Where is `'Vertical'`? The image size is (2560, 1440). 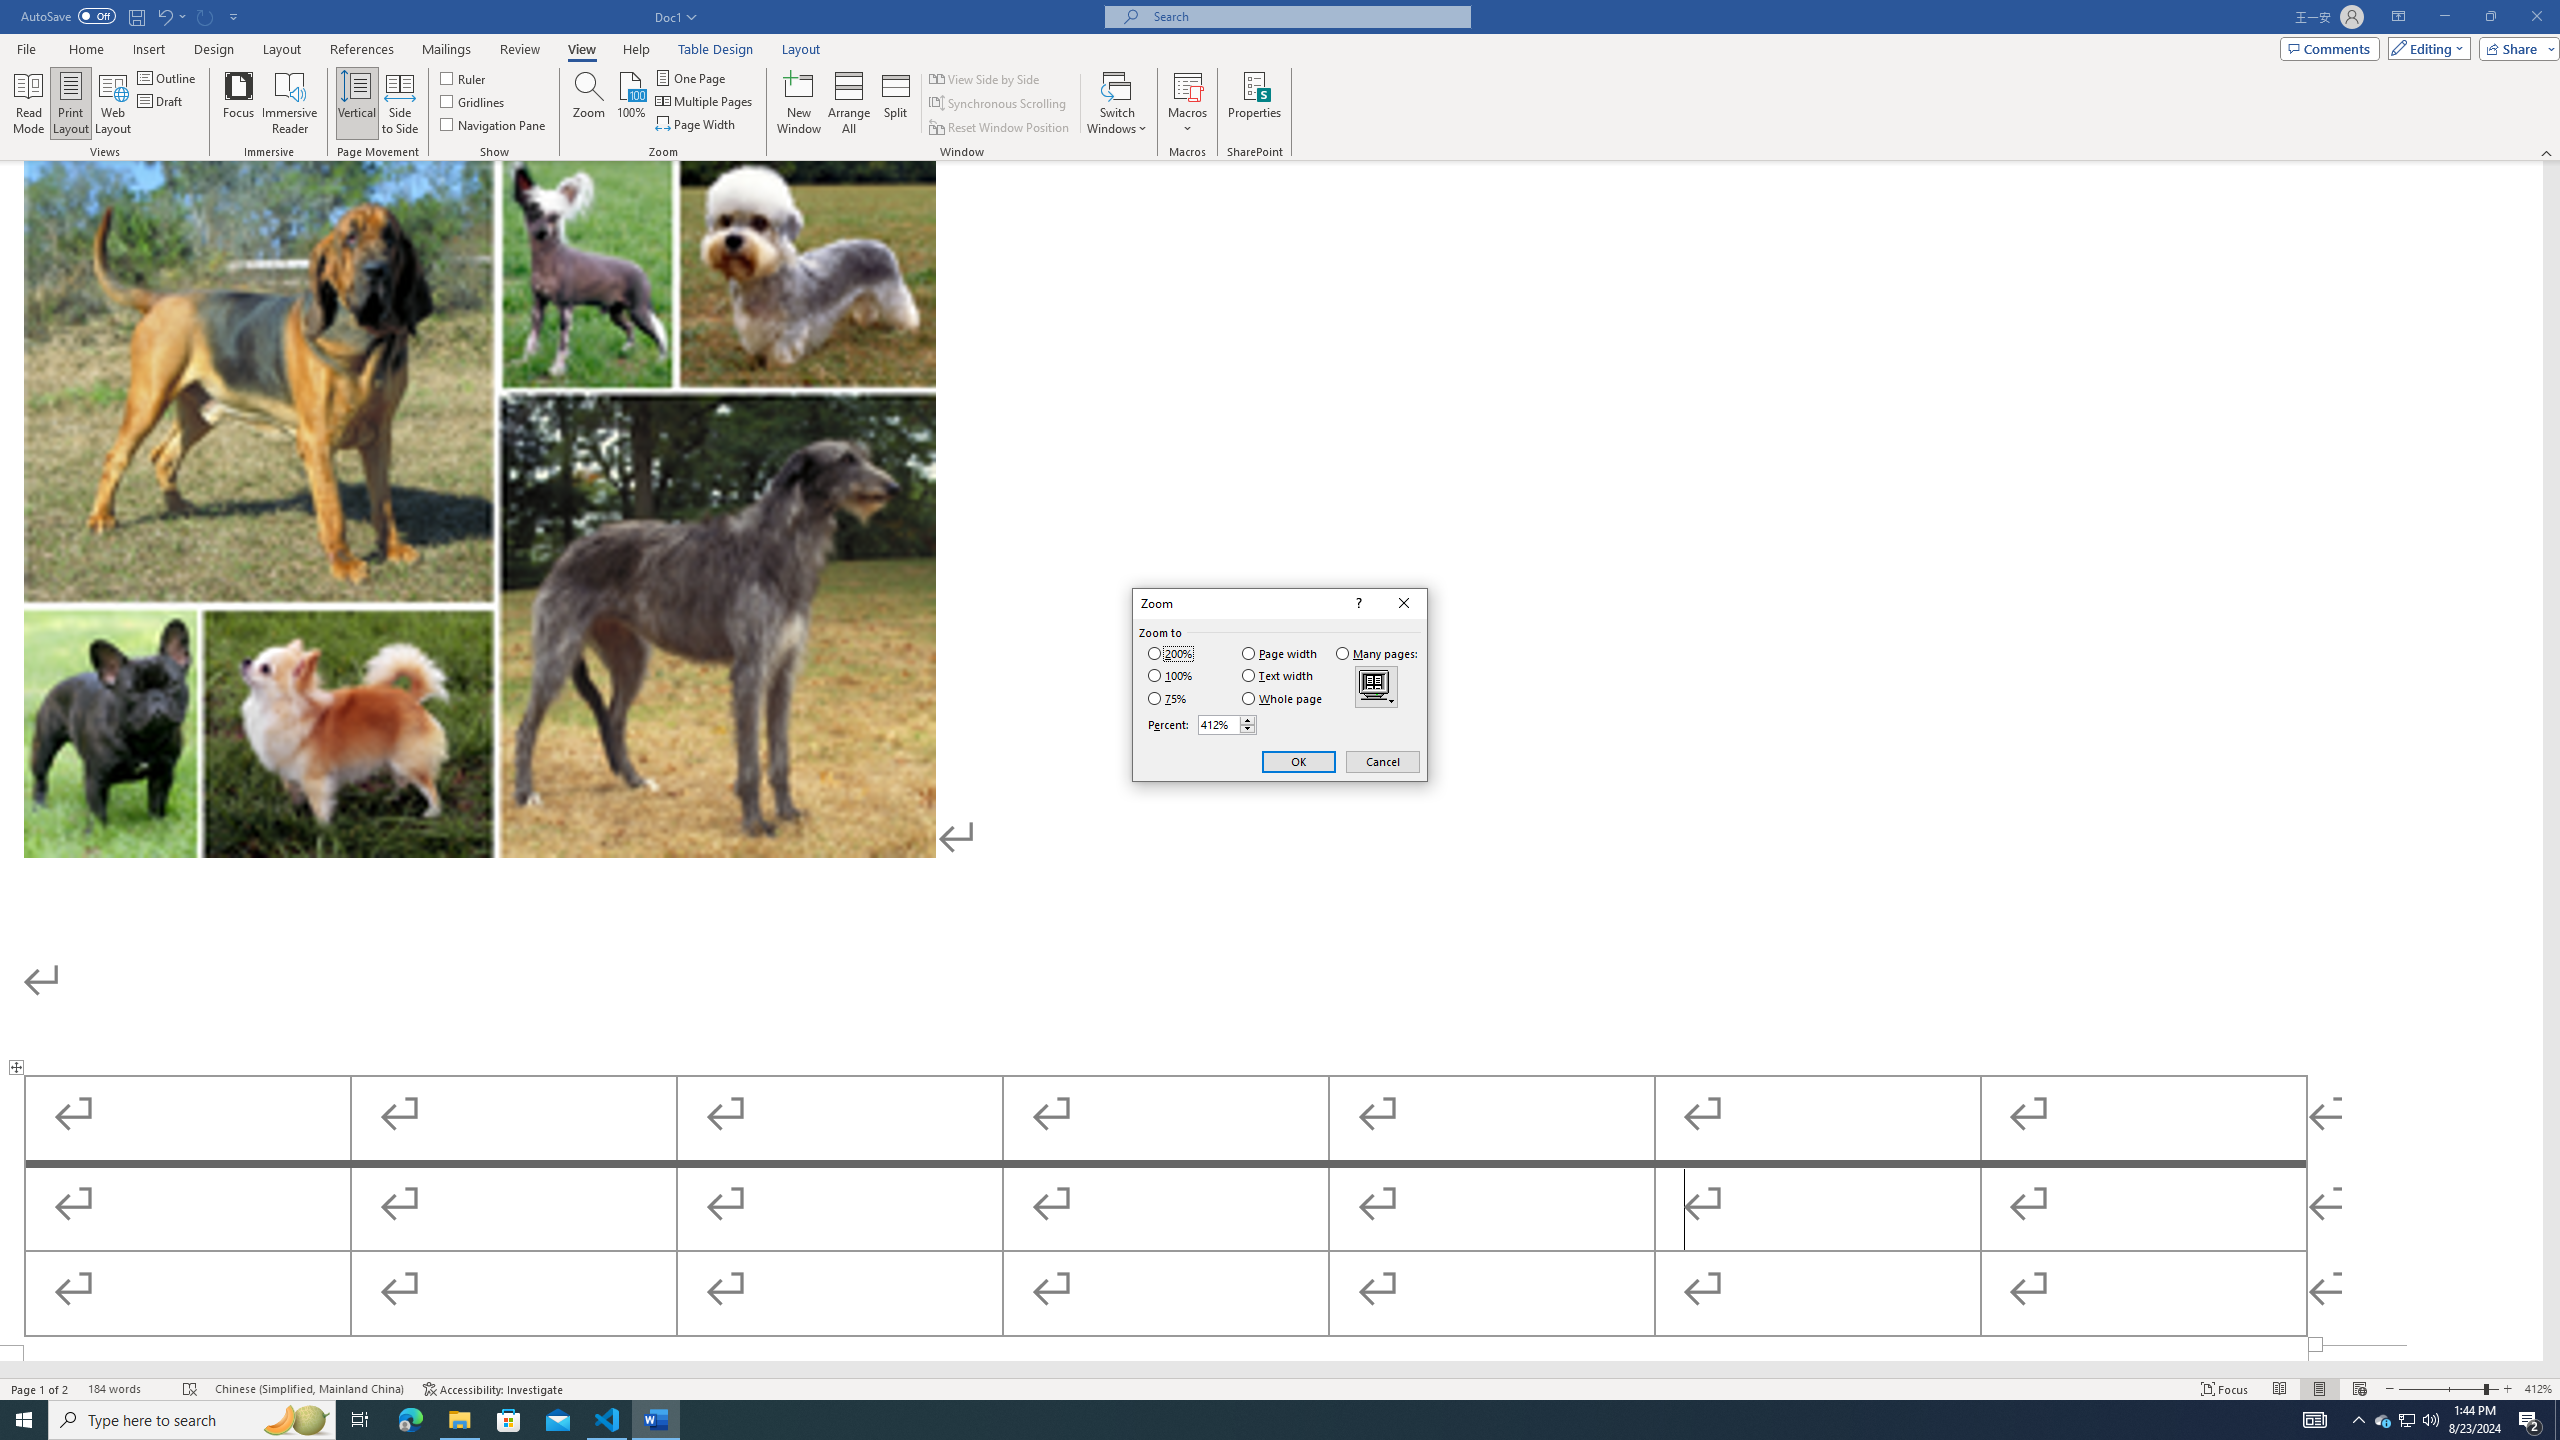
'Vertical' is located at coordinates (356, 103).